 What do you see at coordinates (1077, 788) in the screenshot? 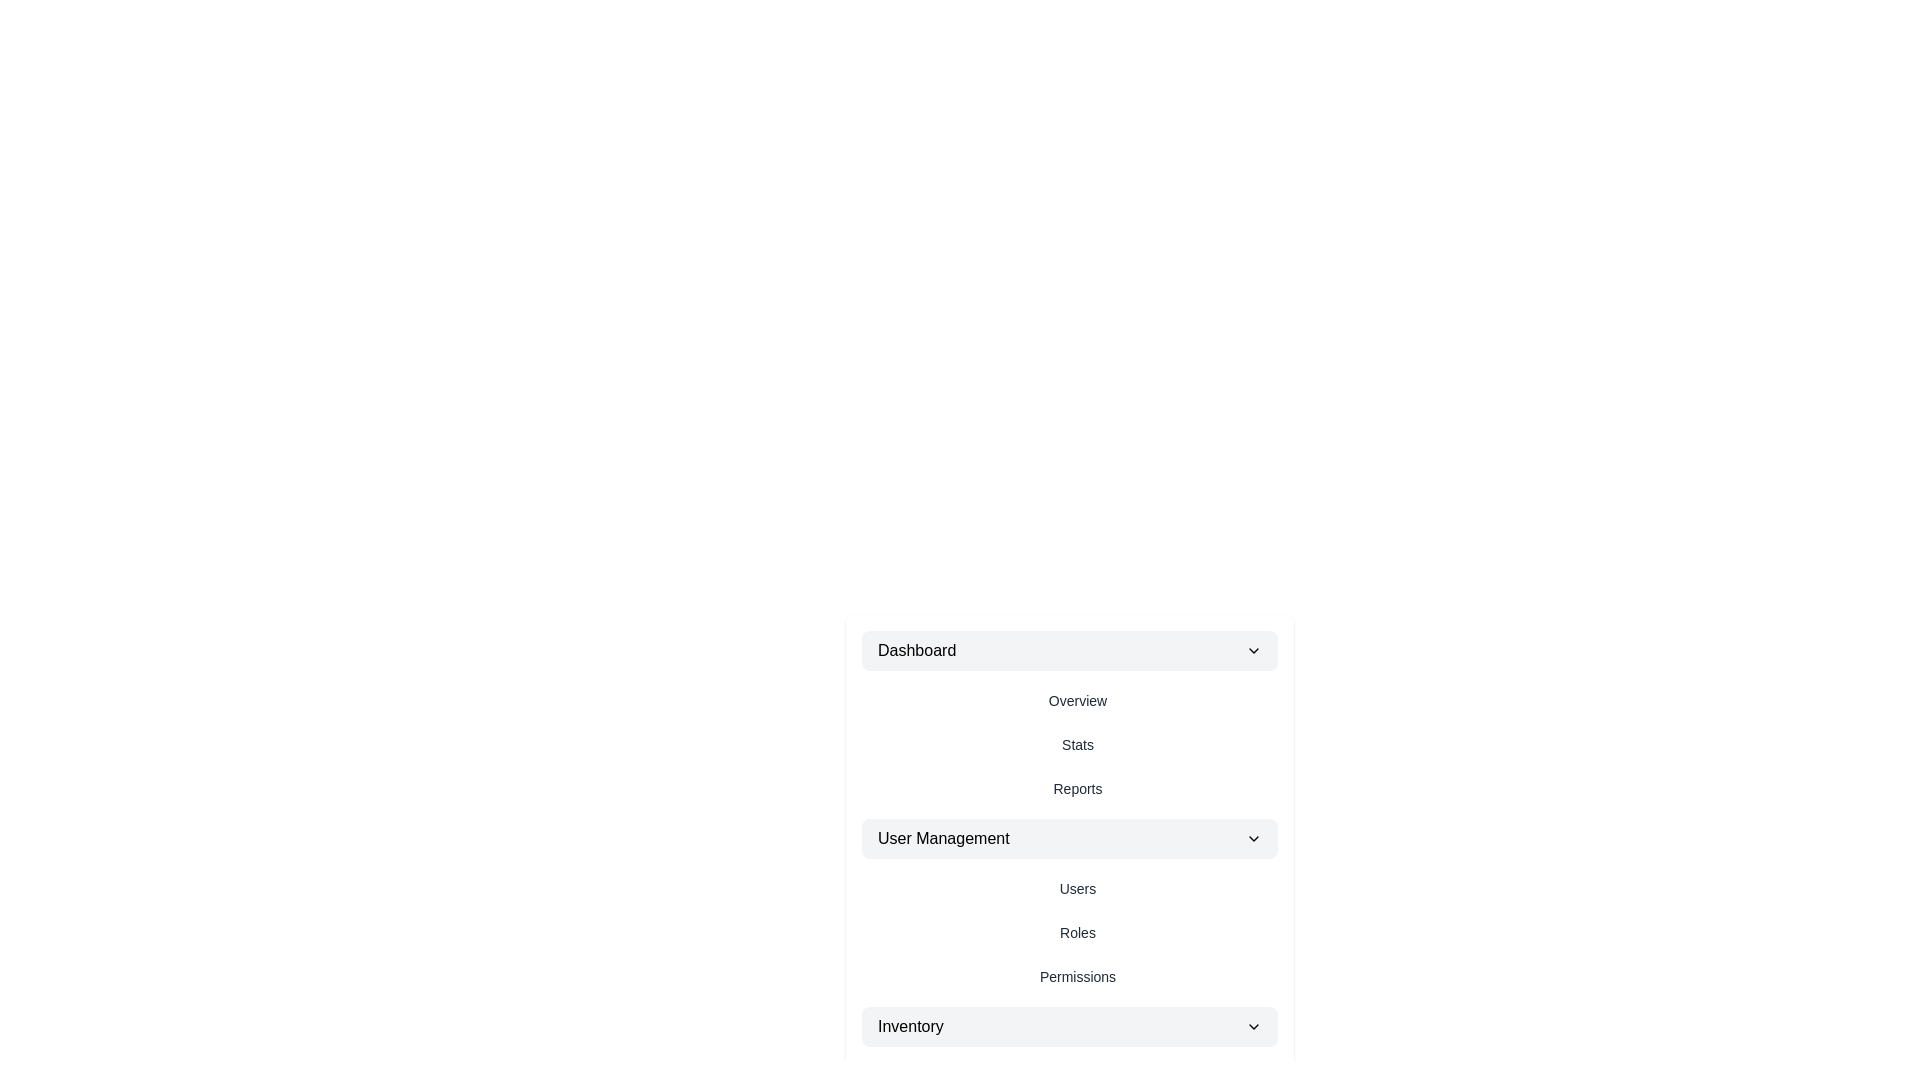
I see `the menu item Reports from the StyledMenu` at bounding box center [1077, 788].